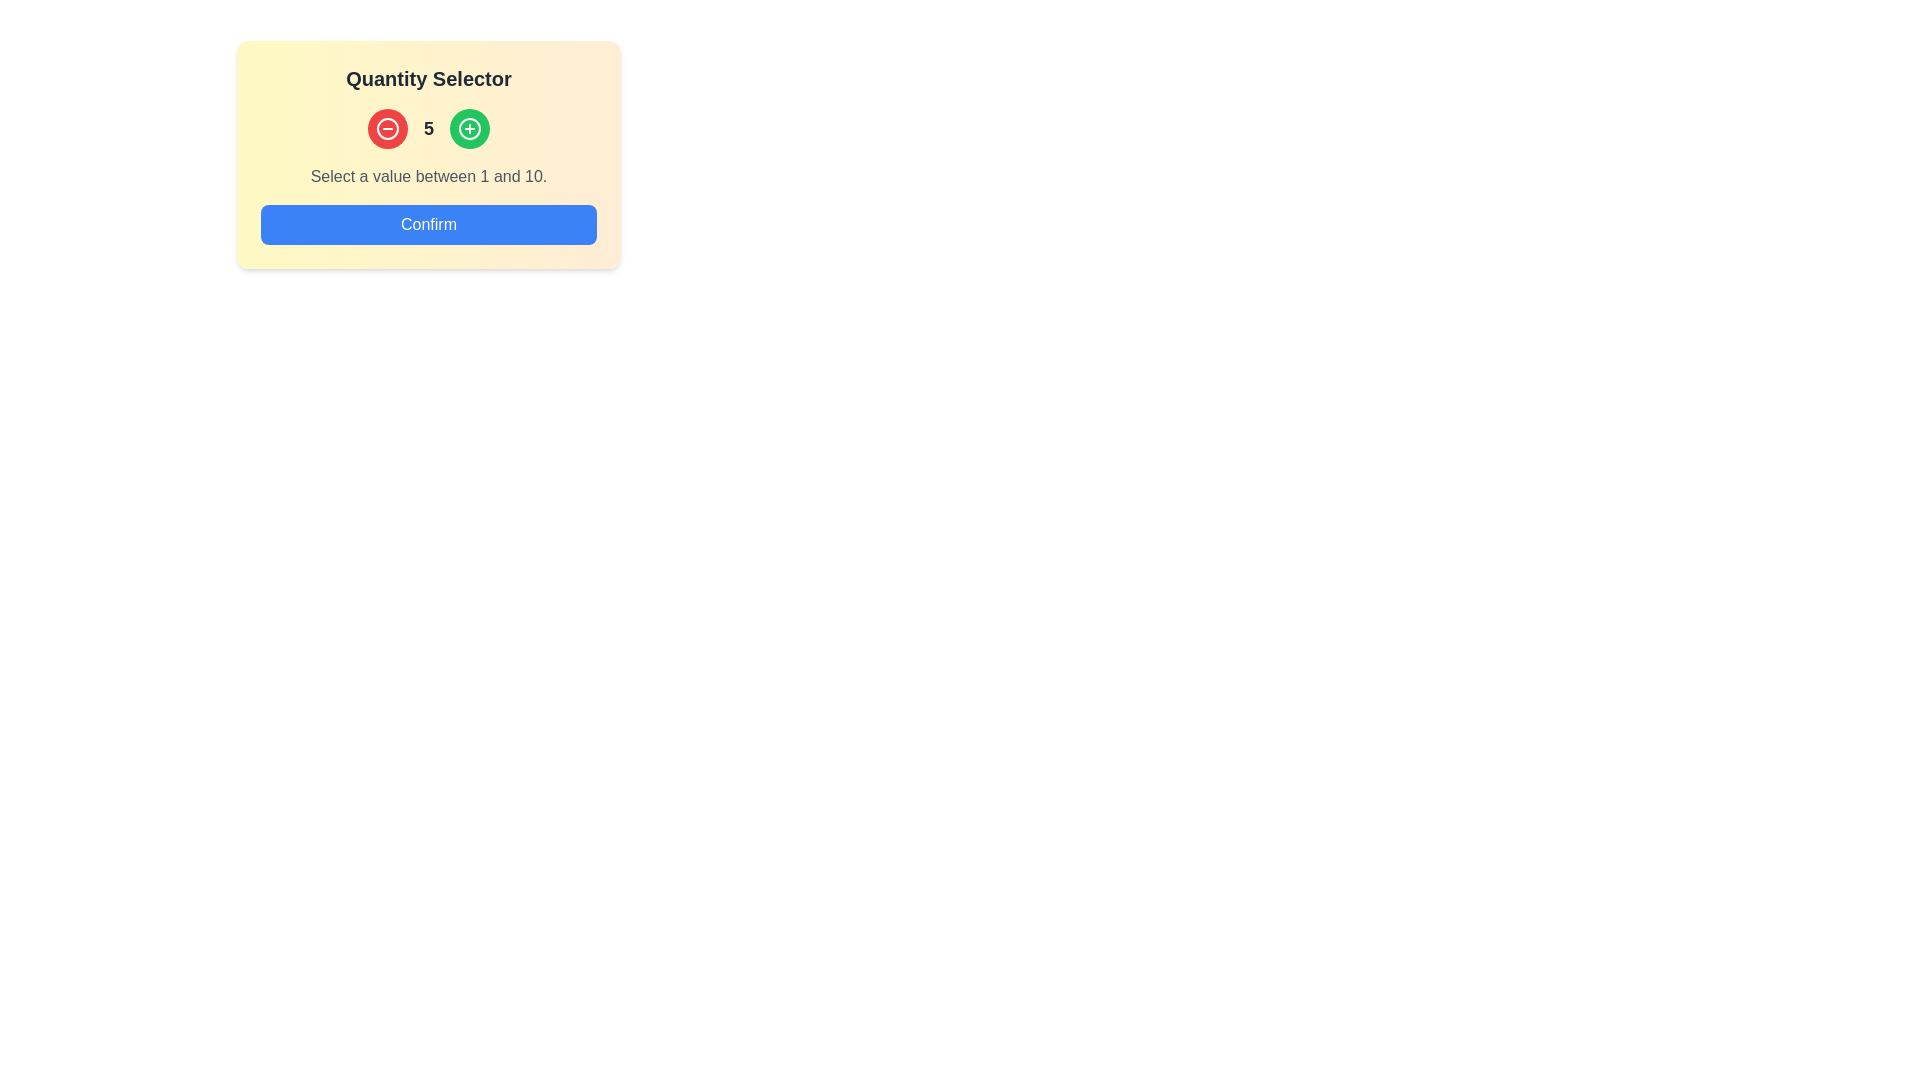  Describe the element at coordinates (469, 128) in the screenshot. I see `the presence of the increment button icon located at the rightmost part of the control panel, adjacent to the numerical display and the 'Confirm' button` at that location.